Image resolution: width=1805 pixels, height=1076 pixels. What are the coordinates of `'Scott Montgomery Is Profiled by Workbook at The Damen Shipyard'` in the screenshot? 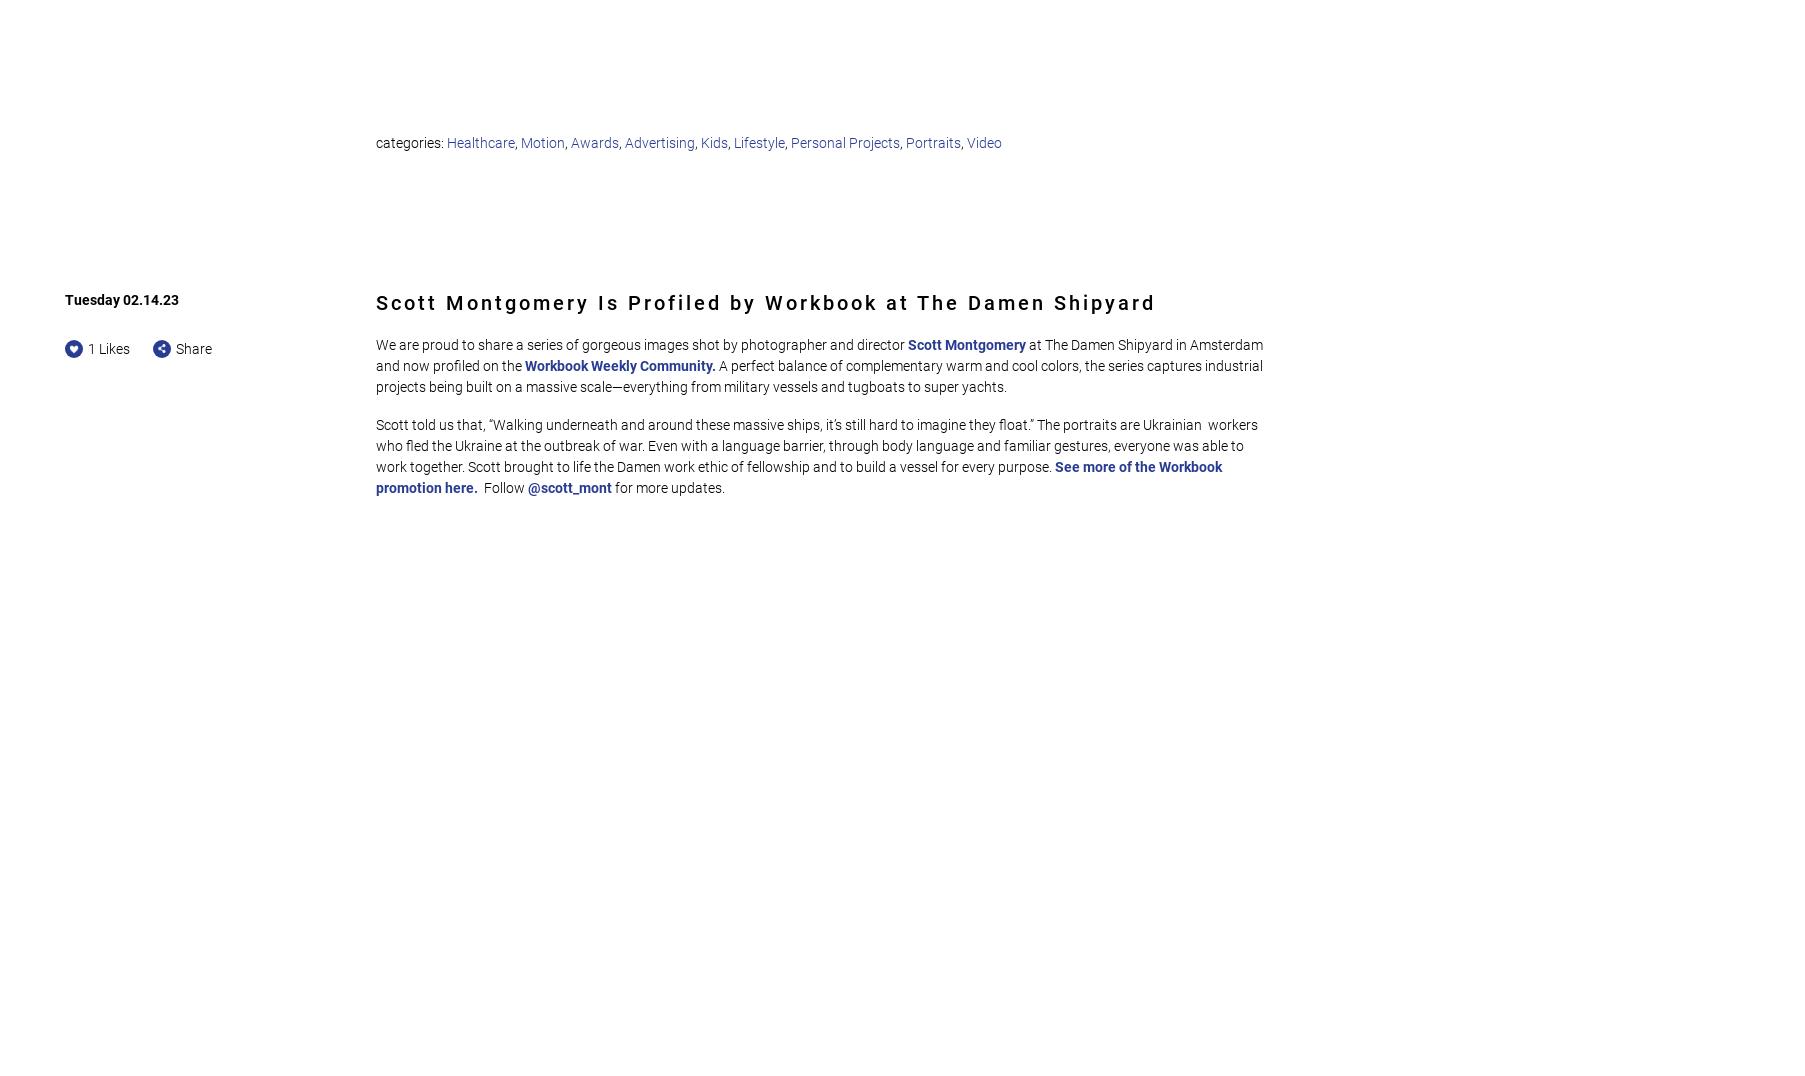 It's located at (766, 301).